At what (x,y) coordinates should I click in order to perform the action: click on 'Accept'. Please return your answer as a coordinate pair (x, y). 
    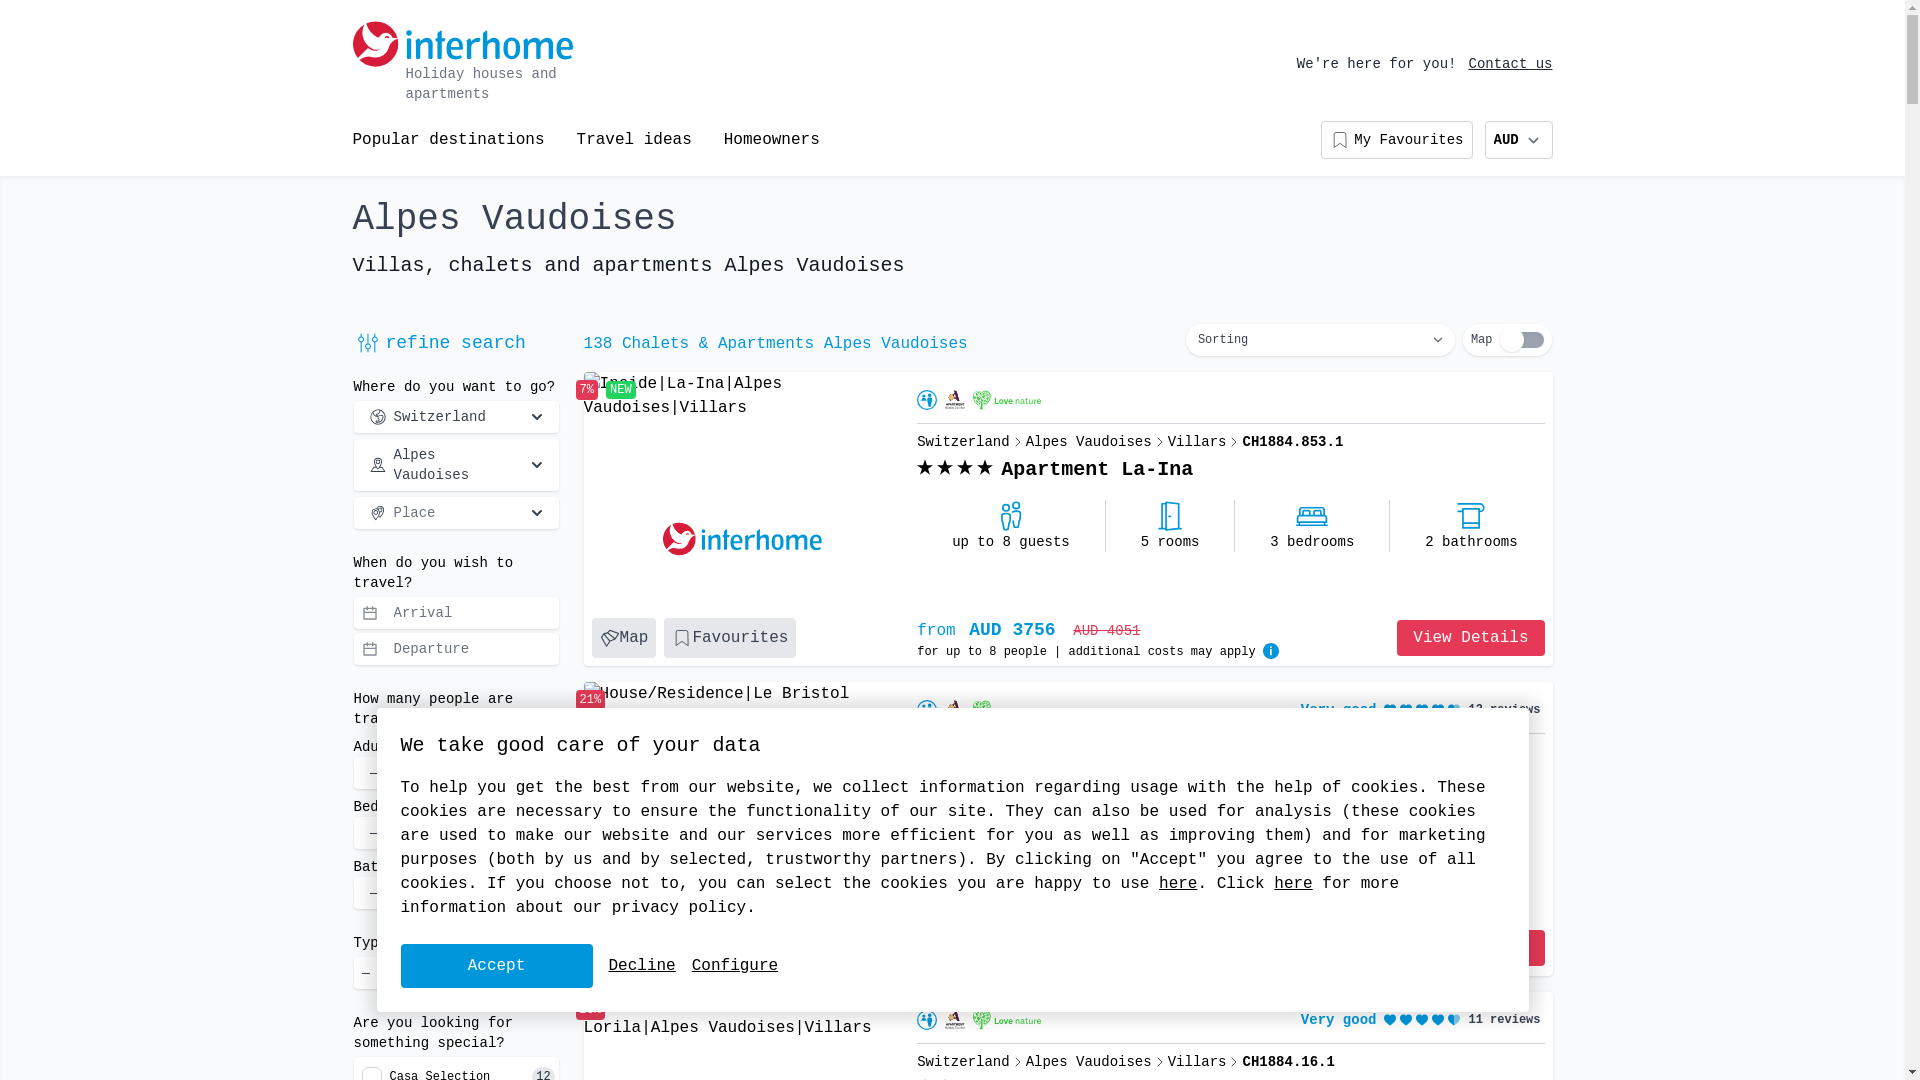
    Looking at the image, I should click on (495, 964).